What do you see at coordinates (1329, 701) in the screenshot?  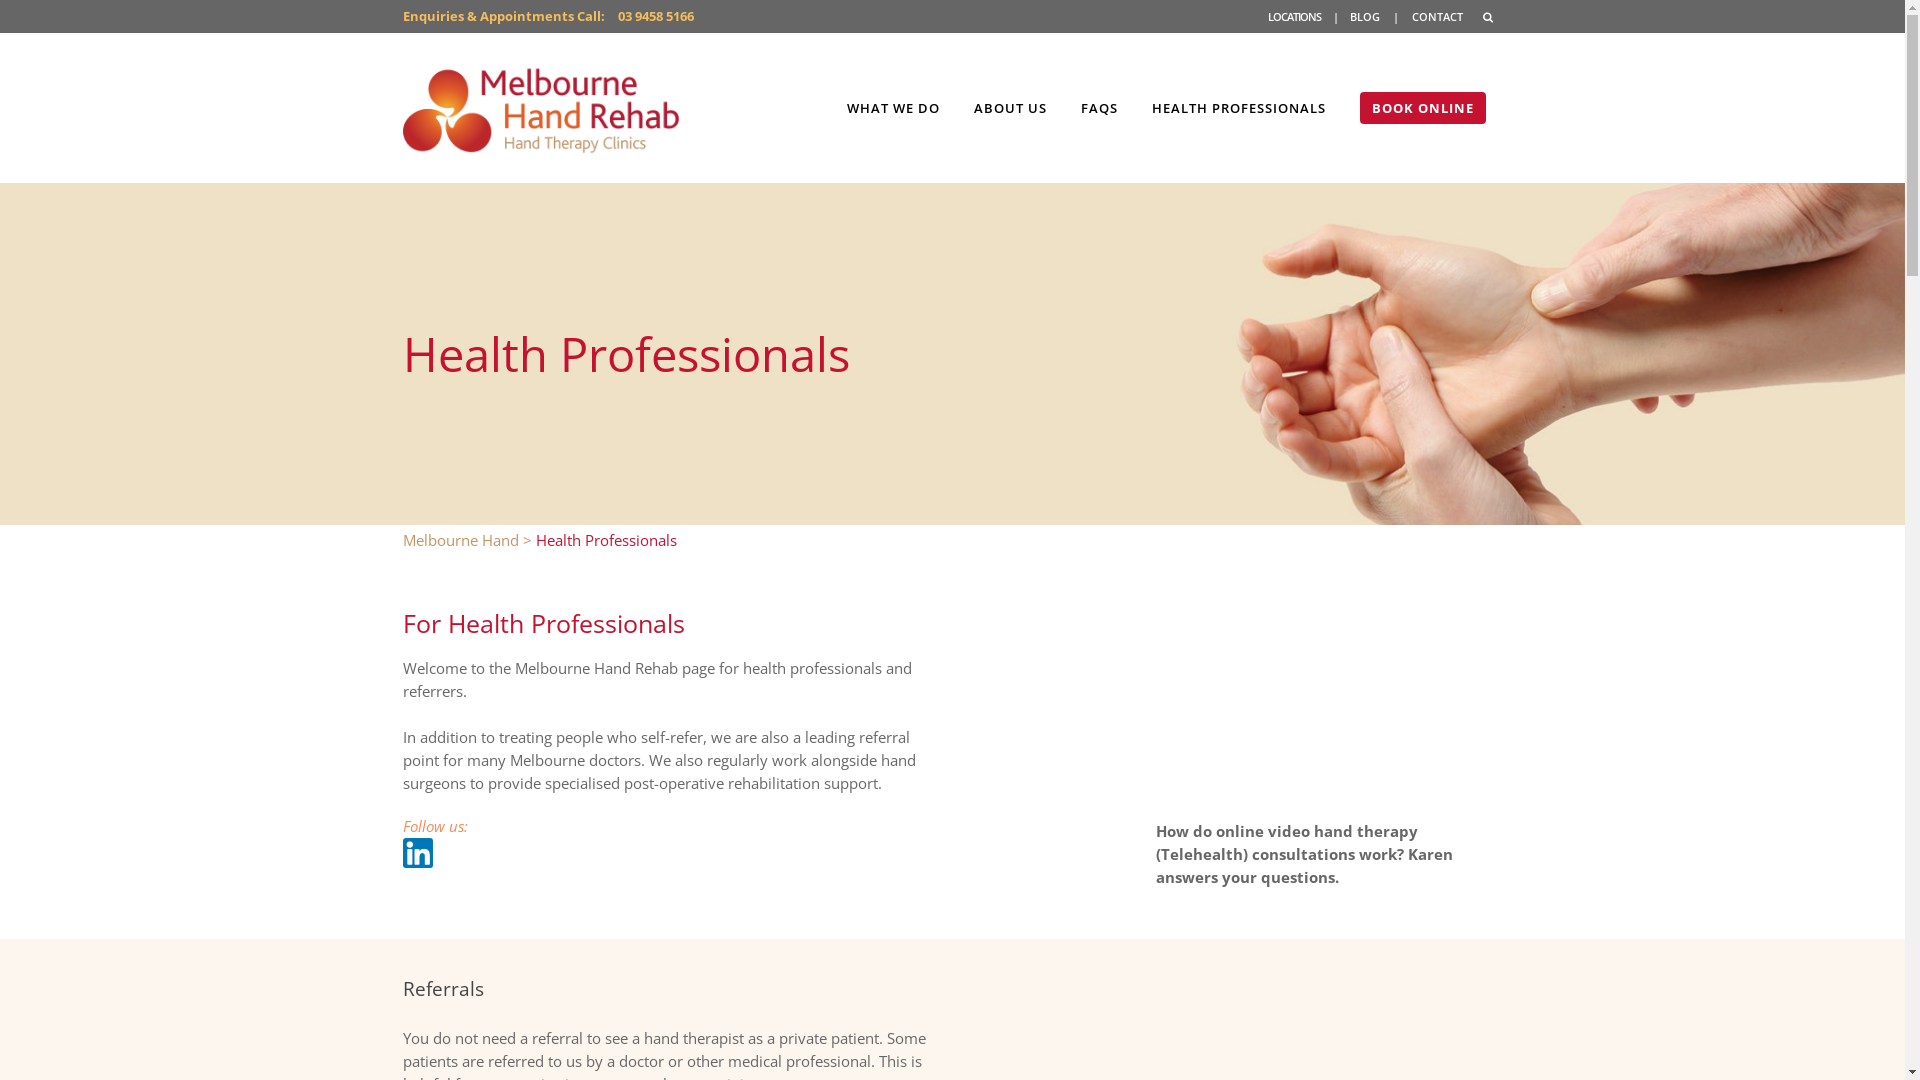 I see `'Surgeons questions'` at bounding box center [1329, 701].